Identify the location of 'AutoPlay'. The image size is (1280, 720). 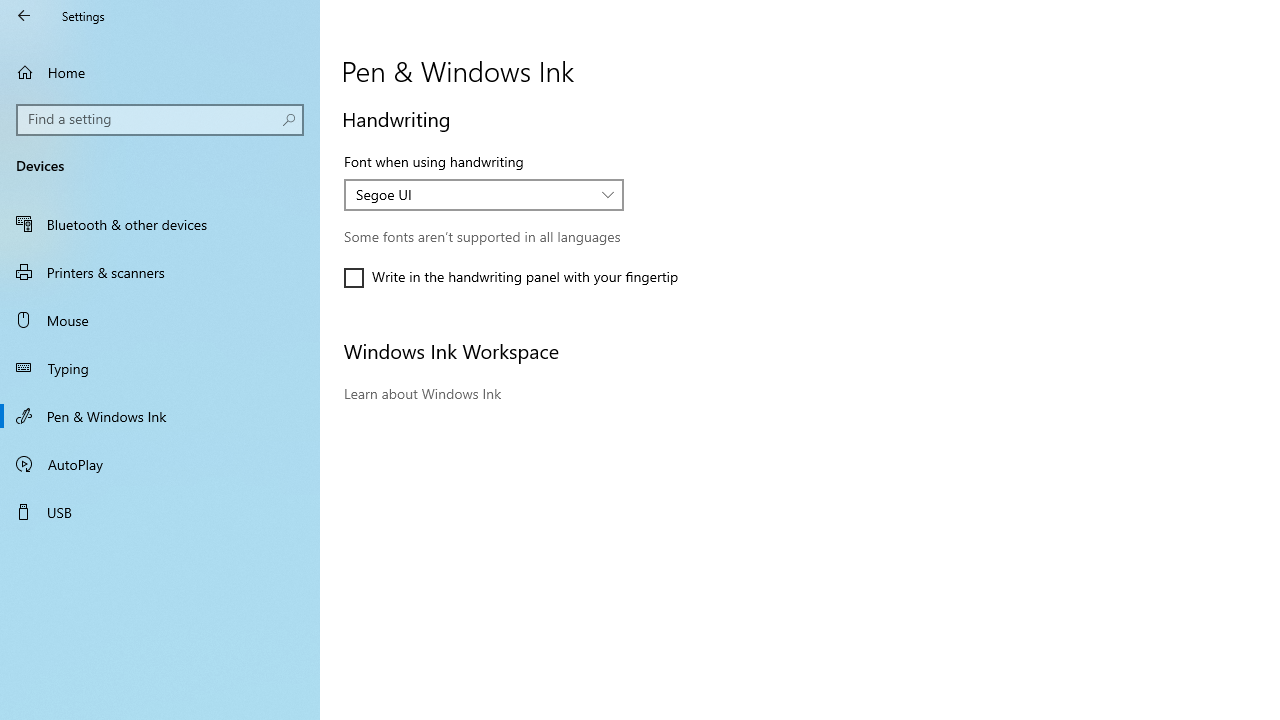
(160, 464).